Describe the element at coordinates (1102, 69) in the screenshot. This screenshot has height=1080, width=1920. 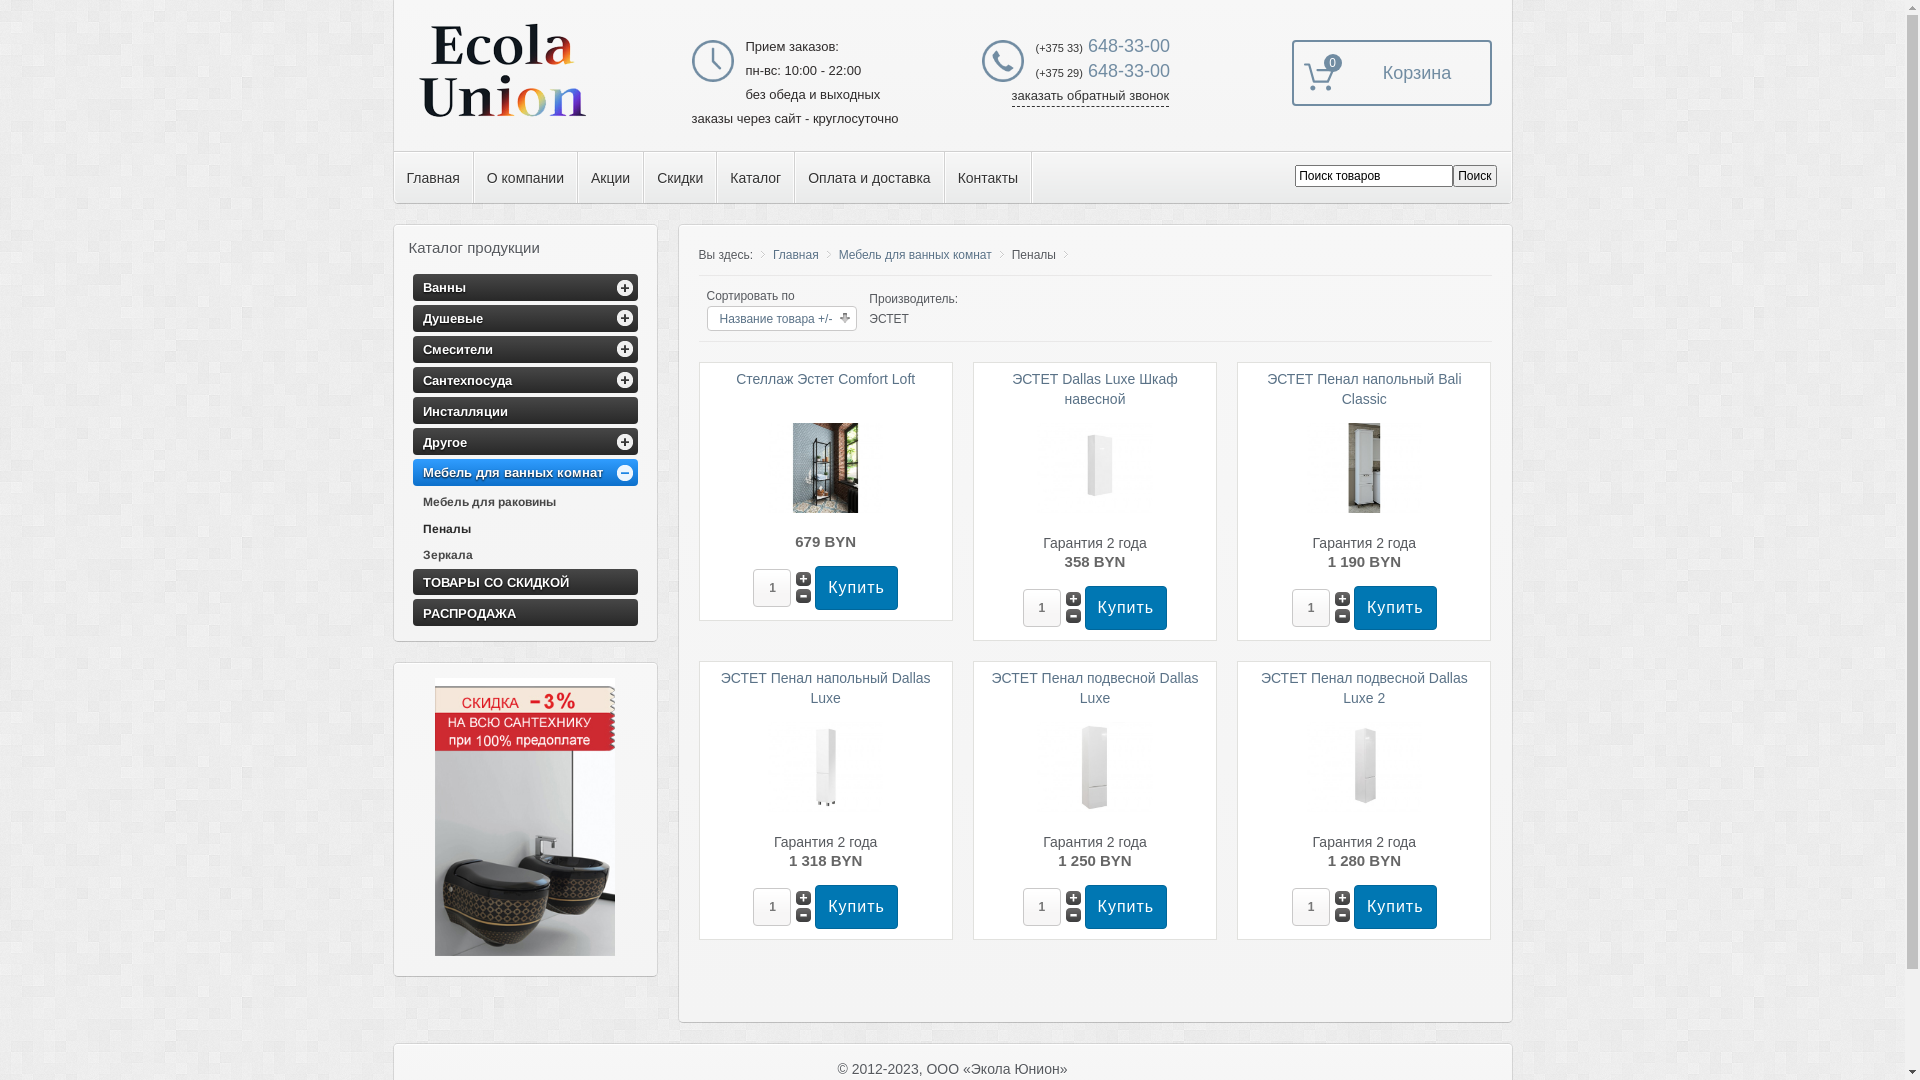
I see `'(+375 29) 648-33-00'` at that location.